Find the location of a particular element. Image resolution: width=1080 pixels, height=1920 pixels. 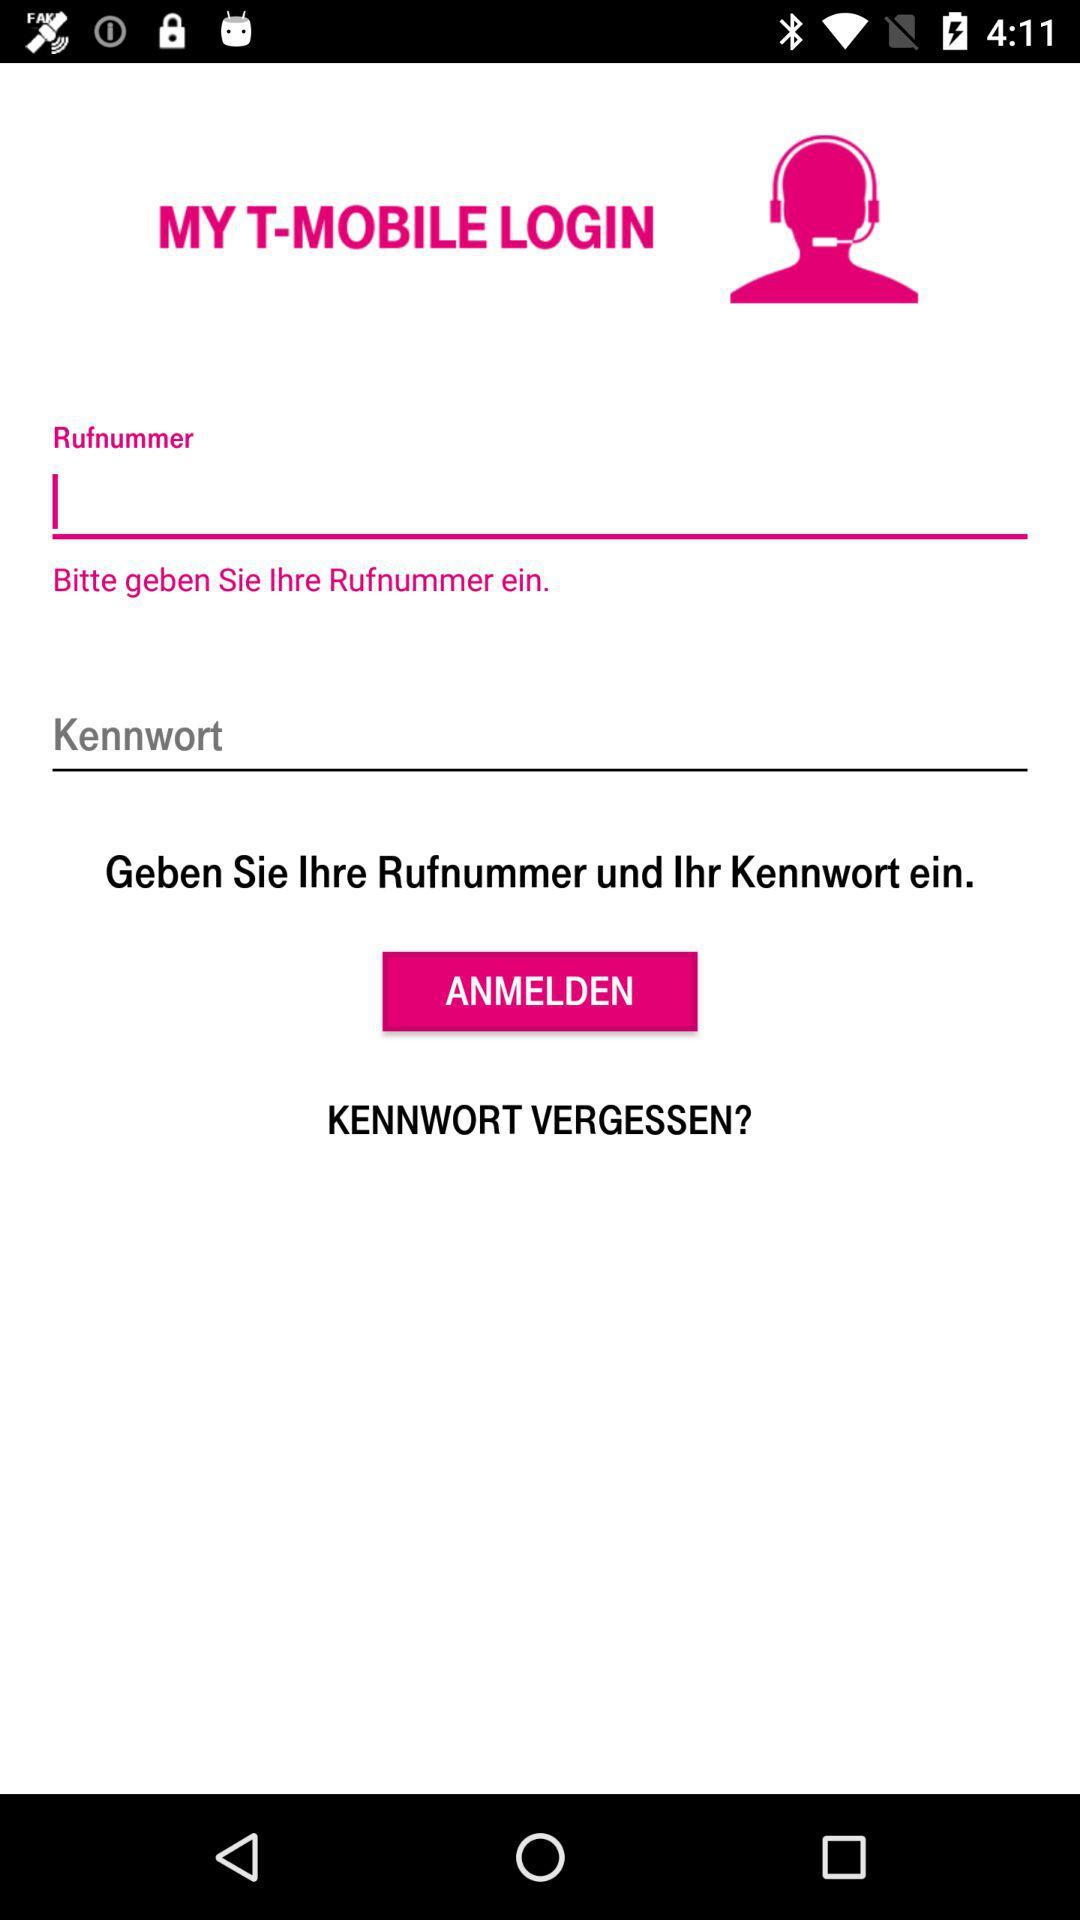

the icon below geben sie ihre icon is located at coordinates (540, 991).